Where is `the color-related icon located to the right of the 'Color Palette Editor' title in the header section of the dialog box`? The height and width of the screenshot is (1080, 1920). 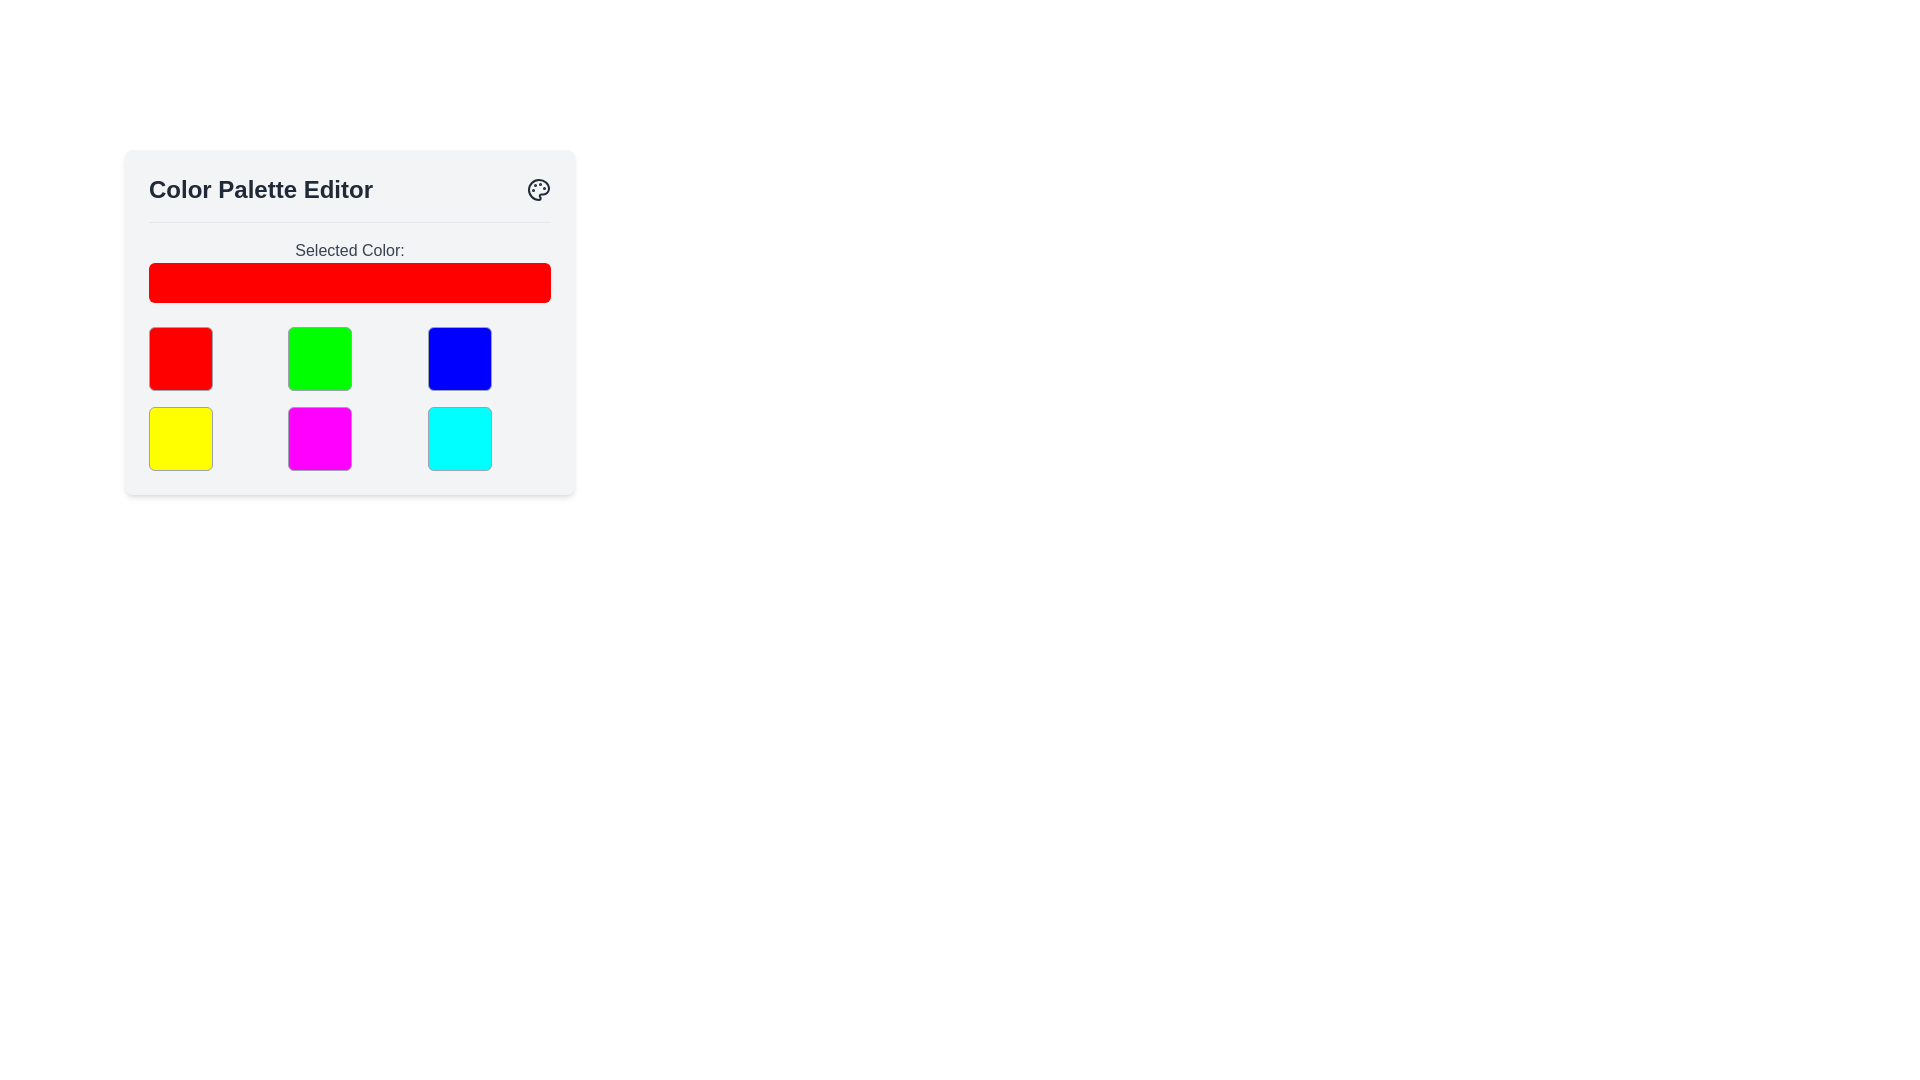 the color-related icon located to the right of the 'Color Palette Editor' title in the header section of the dialog box is located at coordinates (538, 189).